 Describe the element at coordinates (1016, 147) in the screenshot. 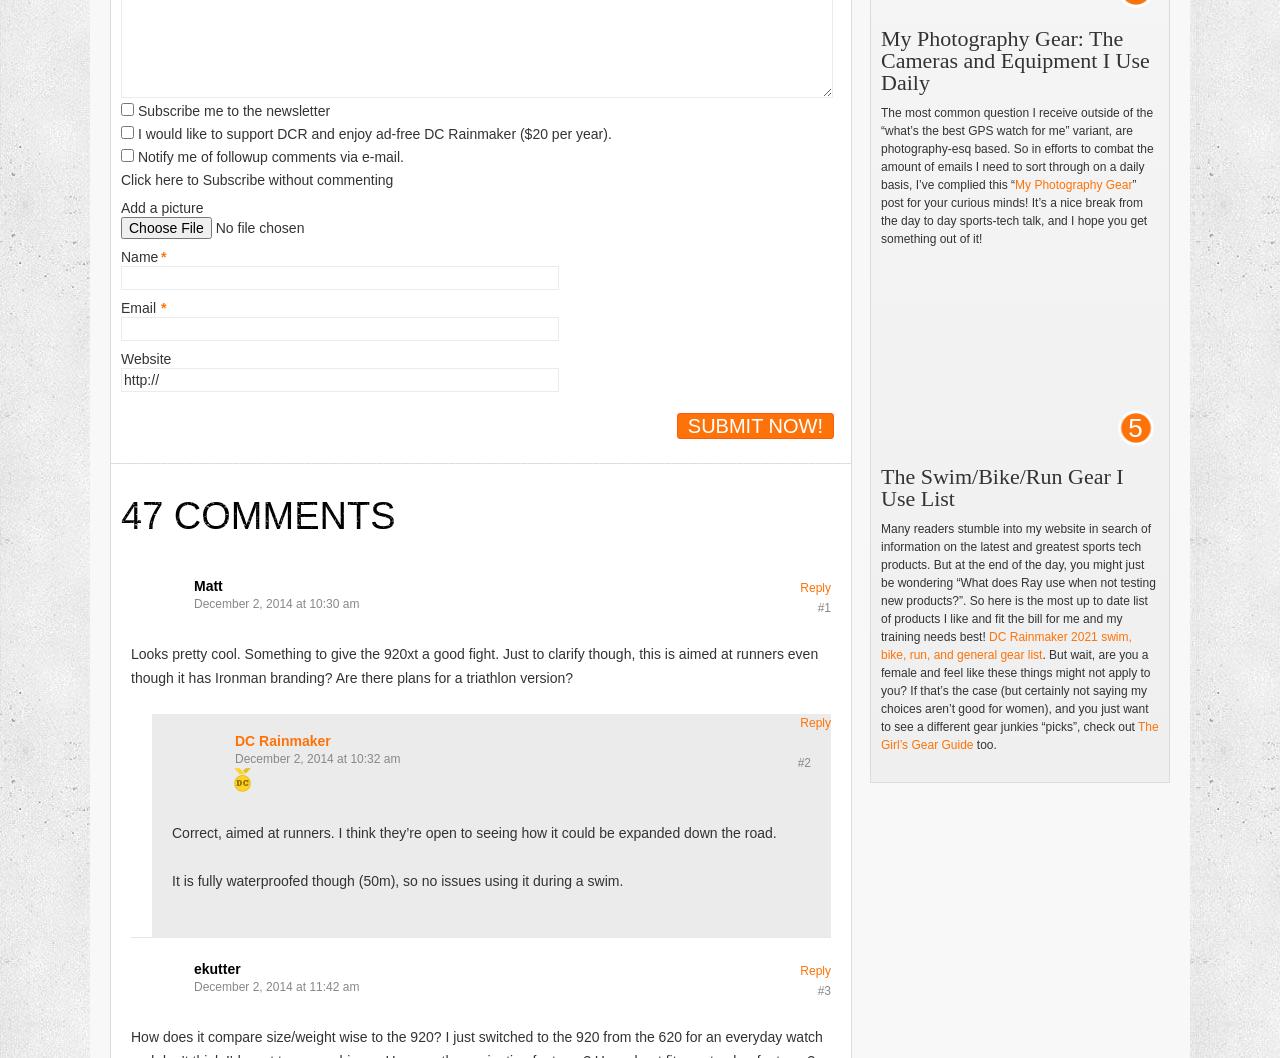

I see `'The most common question I receive outside of the “what’s the best GPS watch for me” variant, are photography-esq based. So in efforts to combat the amount of emails I need to sort through on a daily basis, I’ve complied this “'` at that location.